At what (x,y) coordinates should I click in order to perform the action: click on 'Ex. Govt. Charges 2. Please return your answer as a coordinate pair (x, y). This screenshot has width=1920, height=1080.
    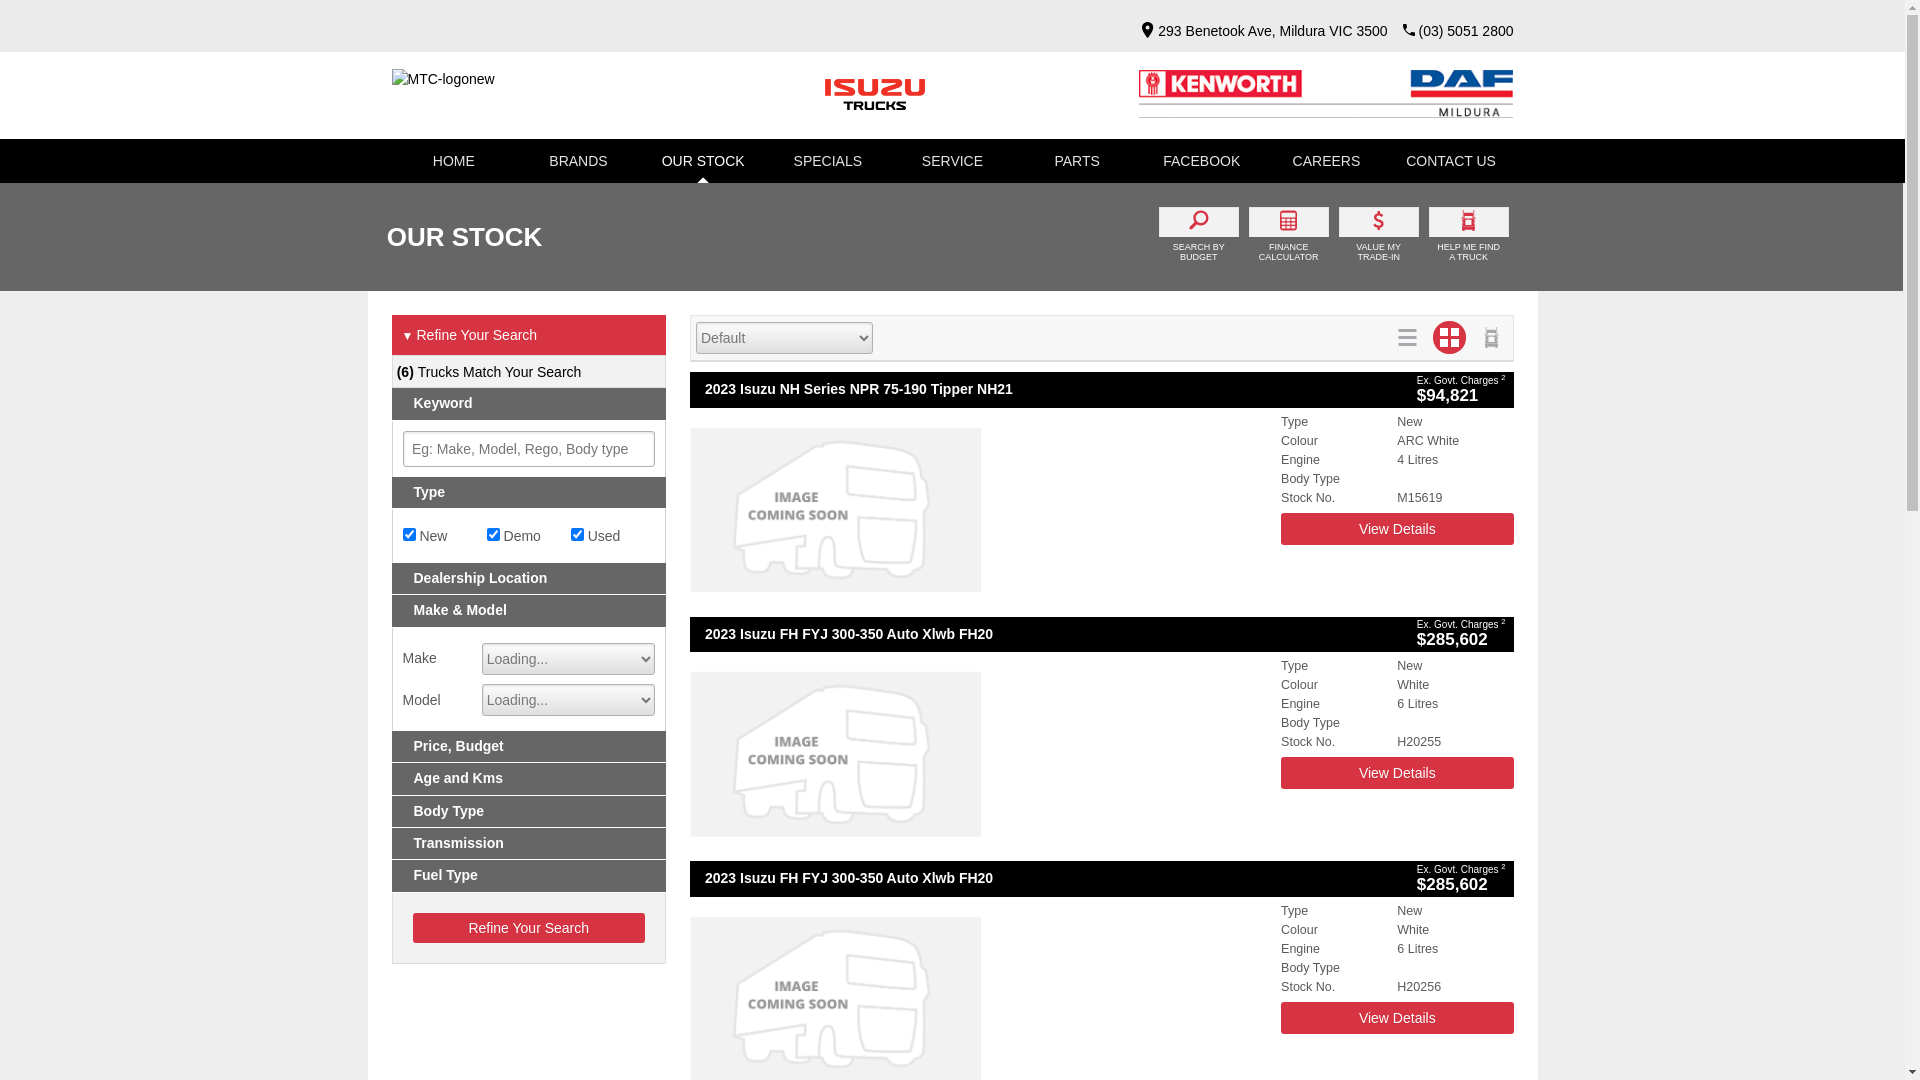
    Looking at the image, I should click on (1461, 877).